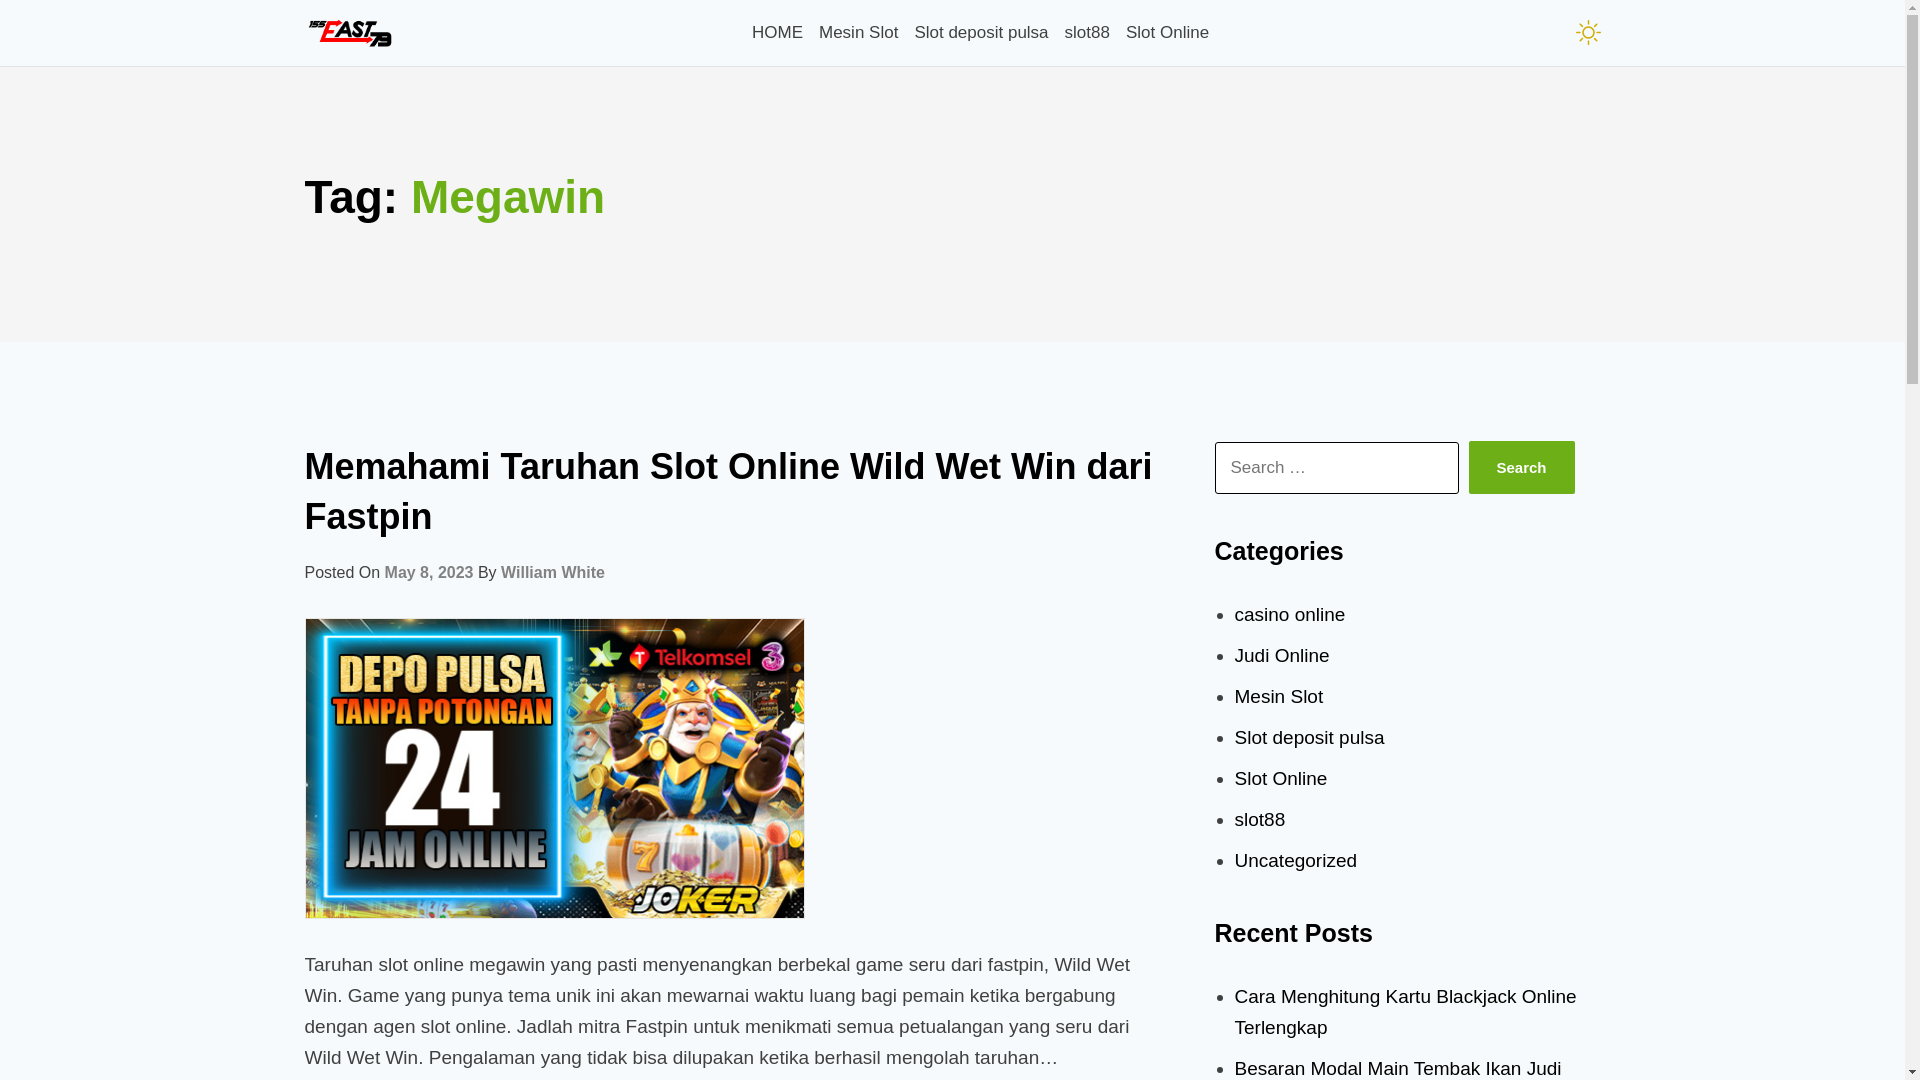 Image resolution: width=1920 pixels, height=1080 pixels. What do you see at coordinates (776, 32) in the screenshot?
I see `'HOME'` at bounding box center [776, 32].